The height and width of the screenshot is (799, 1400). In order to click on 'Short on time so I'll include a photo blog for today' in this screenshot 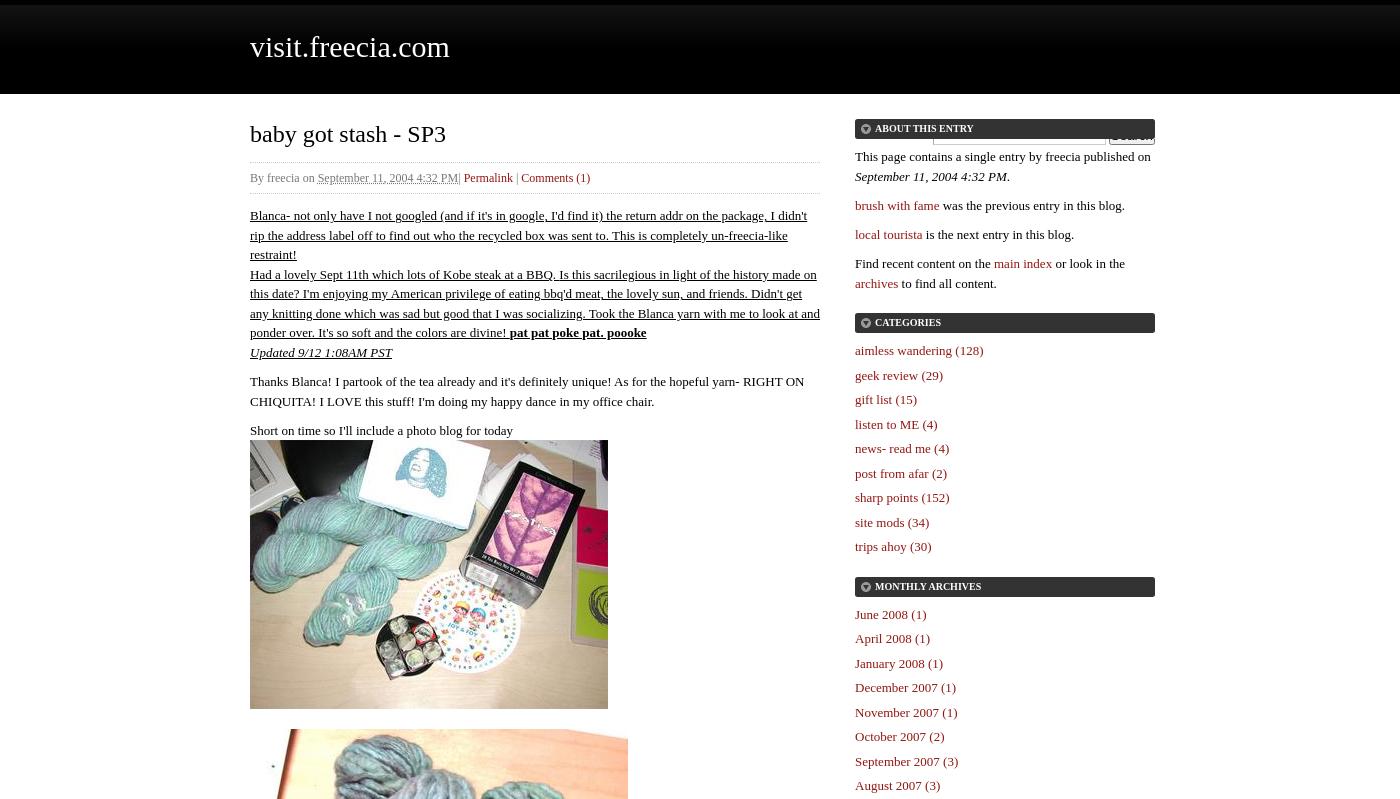, I will do `click(381, 428)`.